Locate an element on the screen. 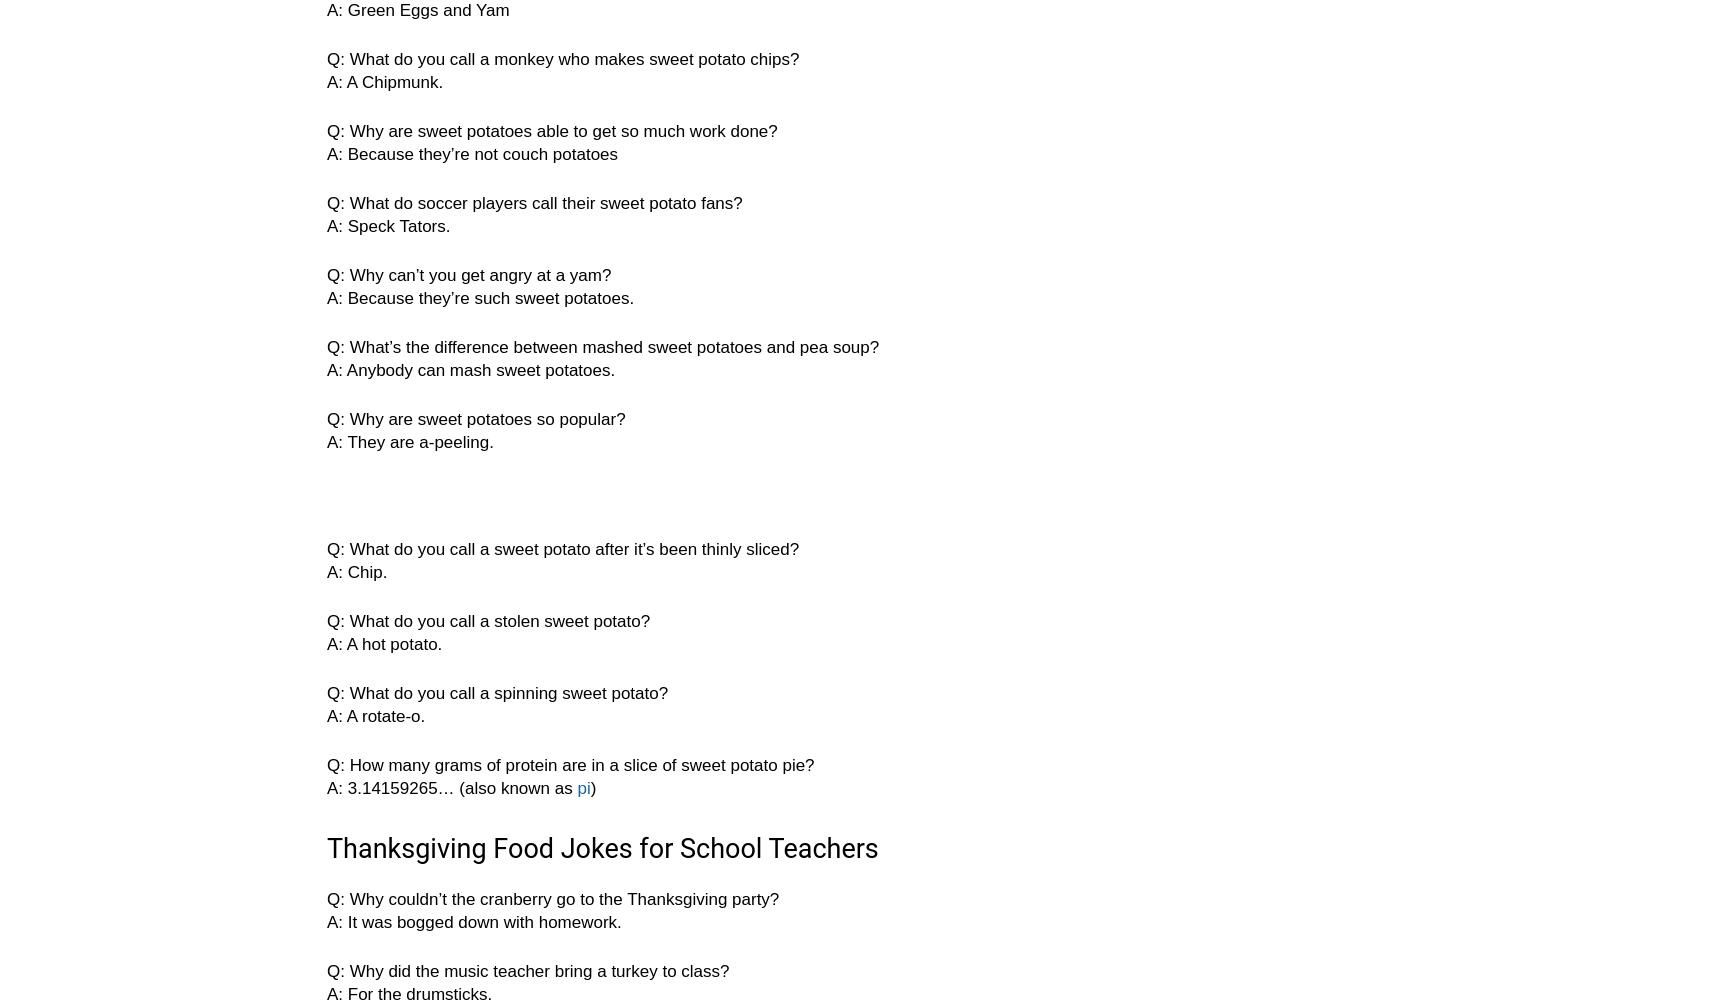 This screenshot has width=1722, height=1000. 'A: It was bogged down with homework.' is located at coordinates (473, 922).